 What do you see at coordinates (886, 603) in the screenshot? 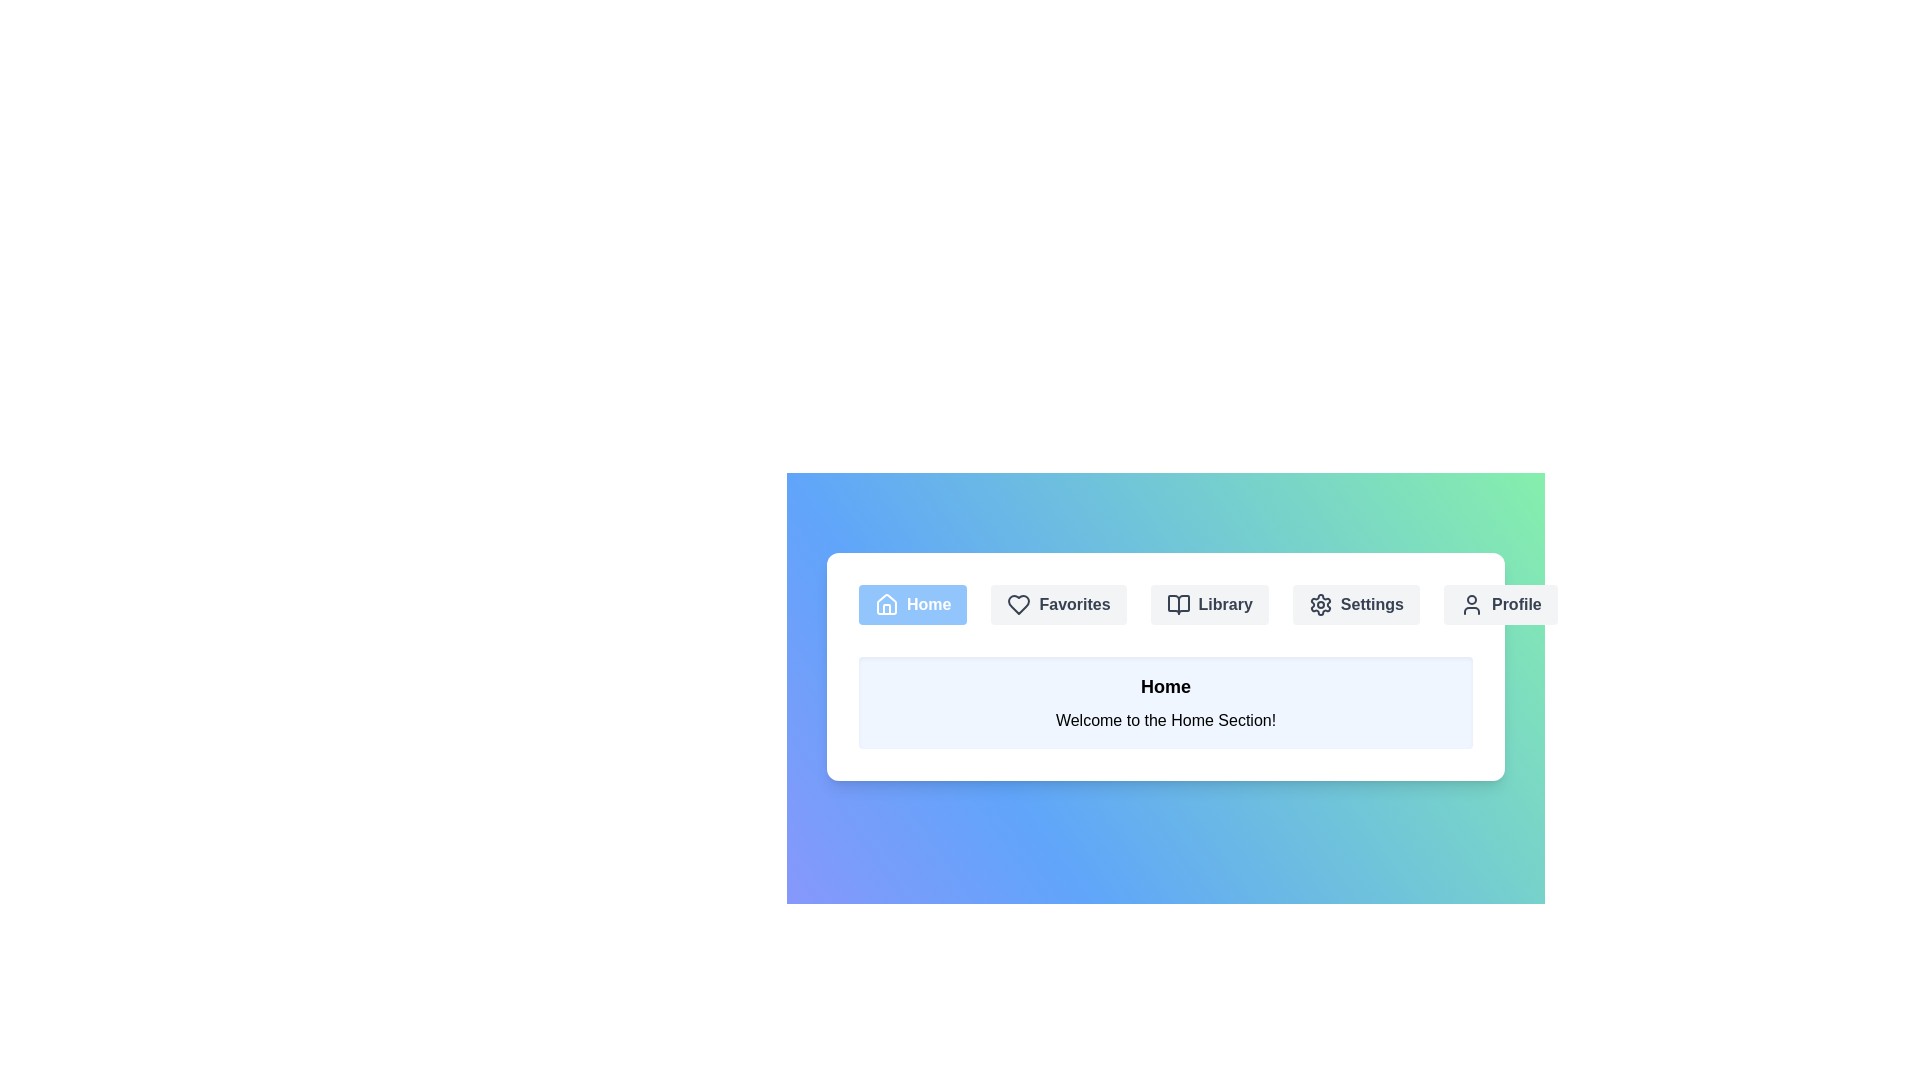
I see `the house icon located in the 'Home' button of the navigation bar, which is the first icon from the left` at bounding box center [886, 603].